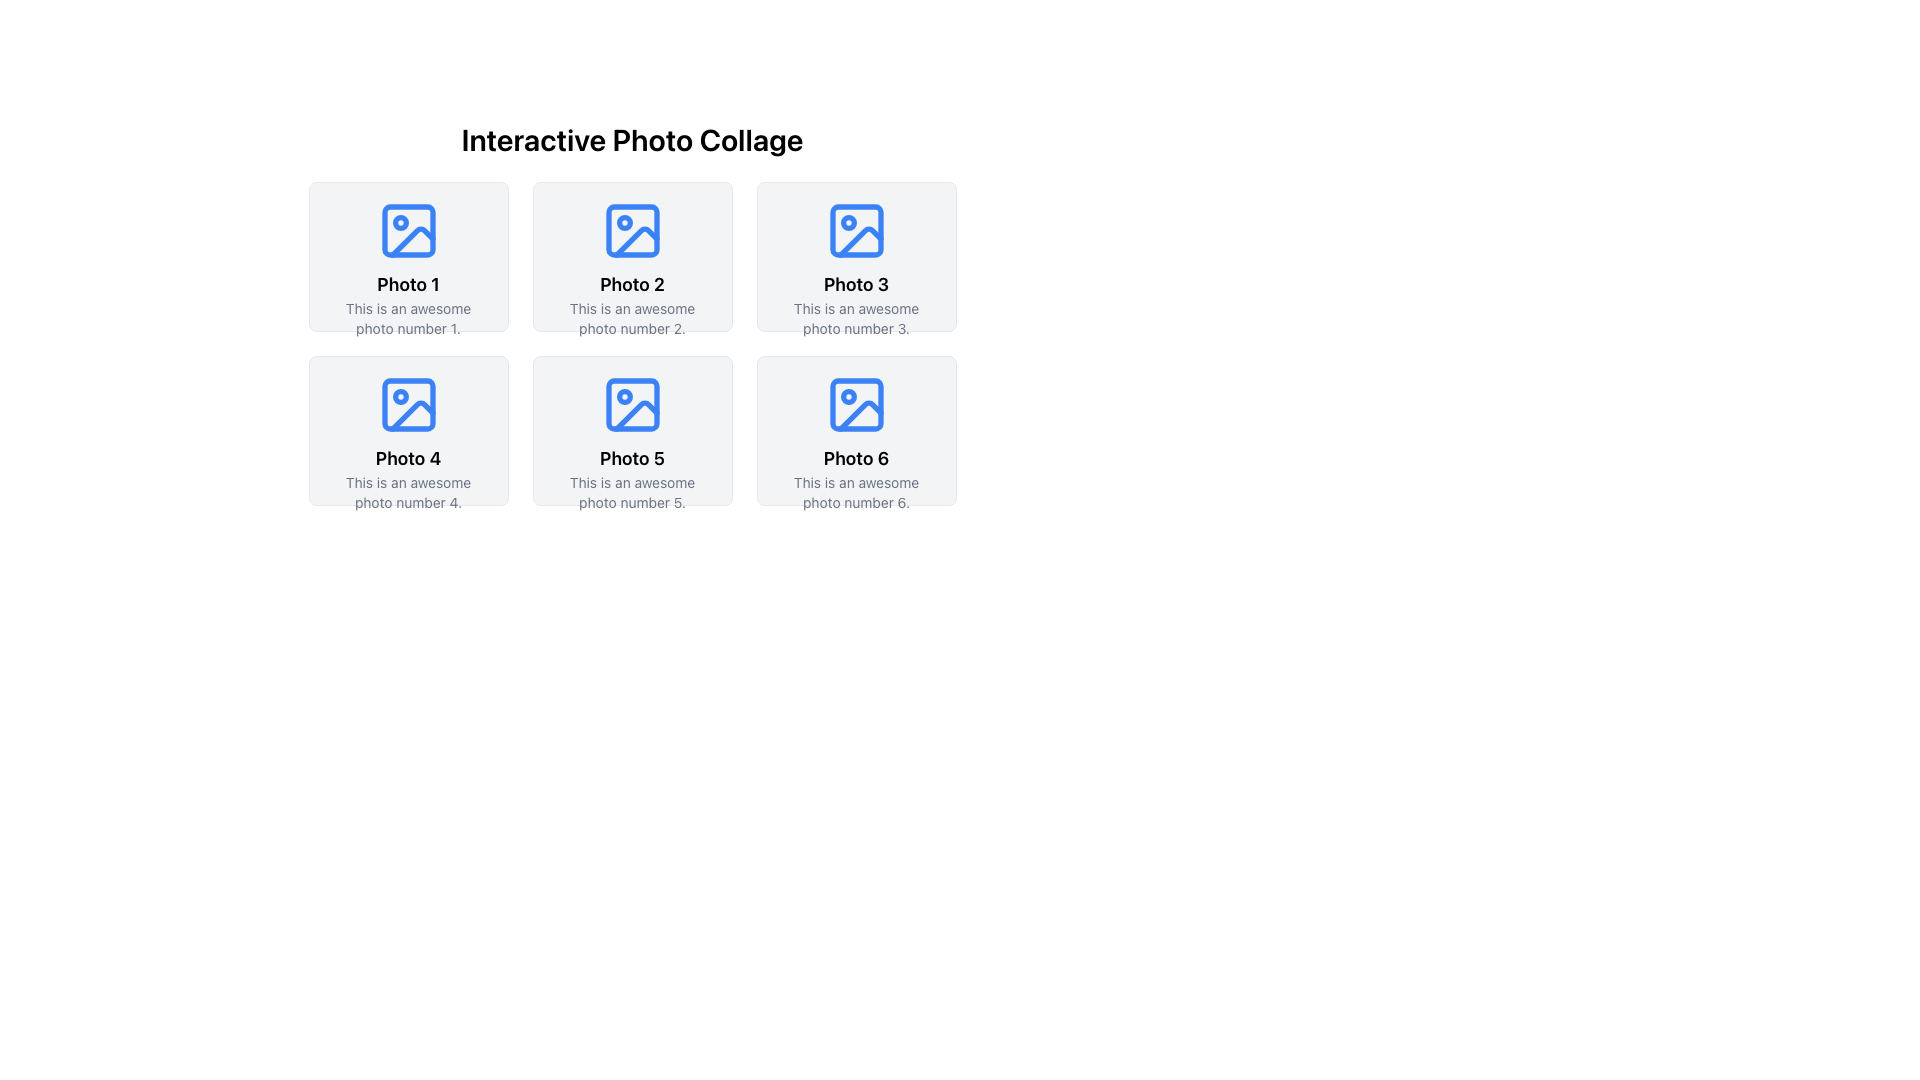 The image size is (1920, 1080). Describe the element at coordinates (400, 223) in the screenshot. I see `the small circular graphical marker with a blue base` at that location.